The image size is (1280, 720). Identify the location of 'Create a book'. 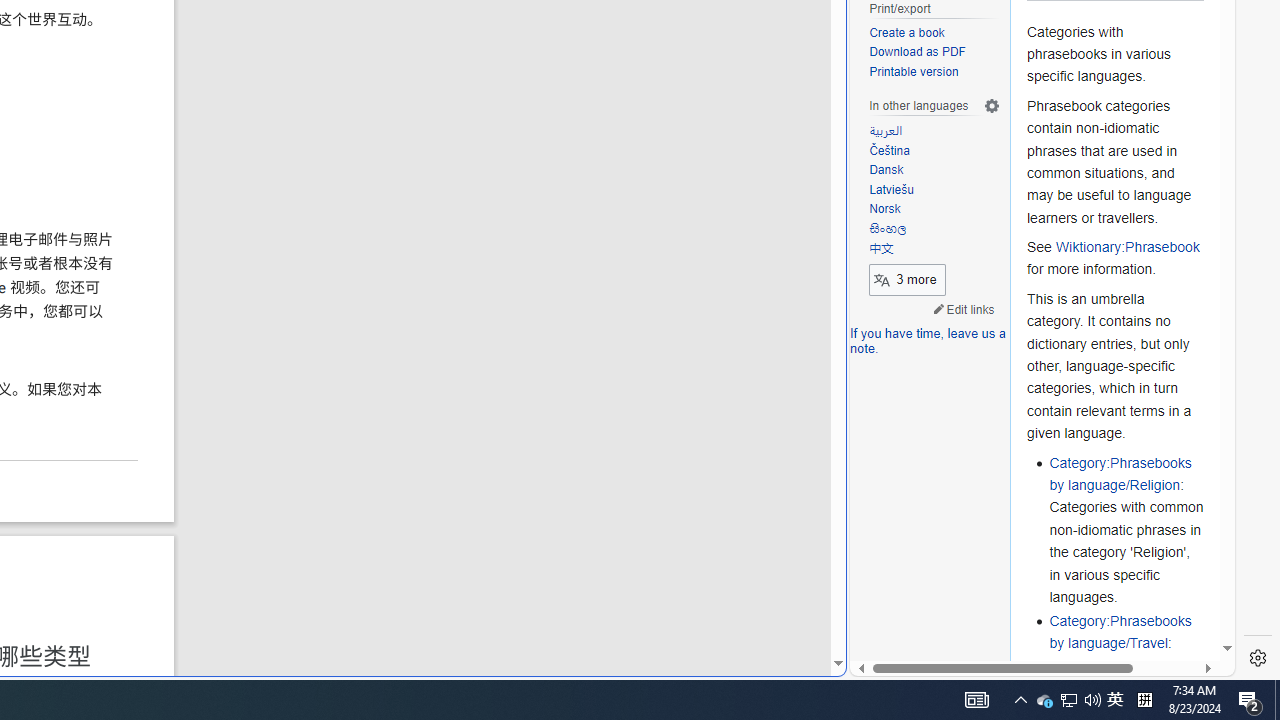
(934, 33).